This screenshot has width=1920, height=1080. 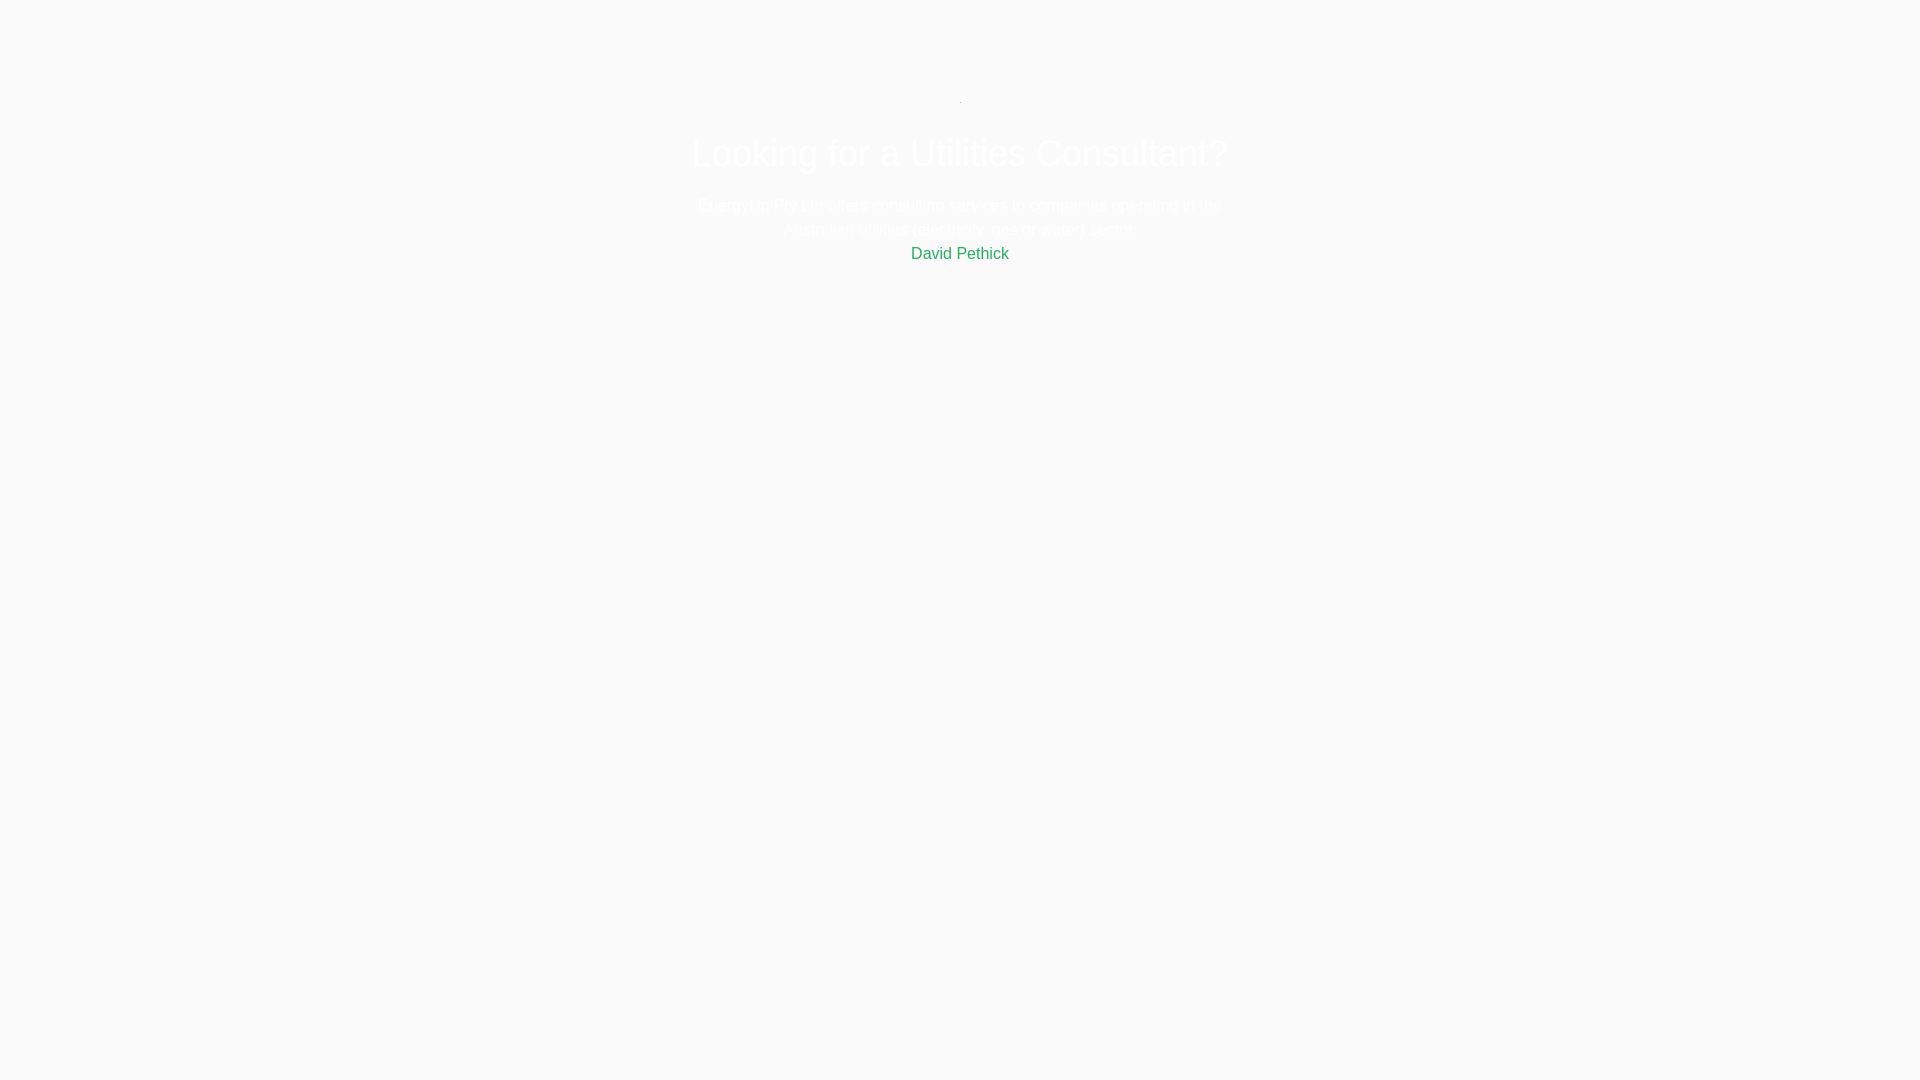 What do you see at coordinates (960, 252) in the screenshot?
I see `'David Pethick'` at bounding box center [960, 252].